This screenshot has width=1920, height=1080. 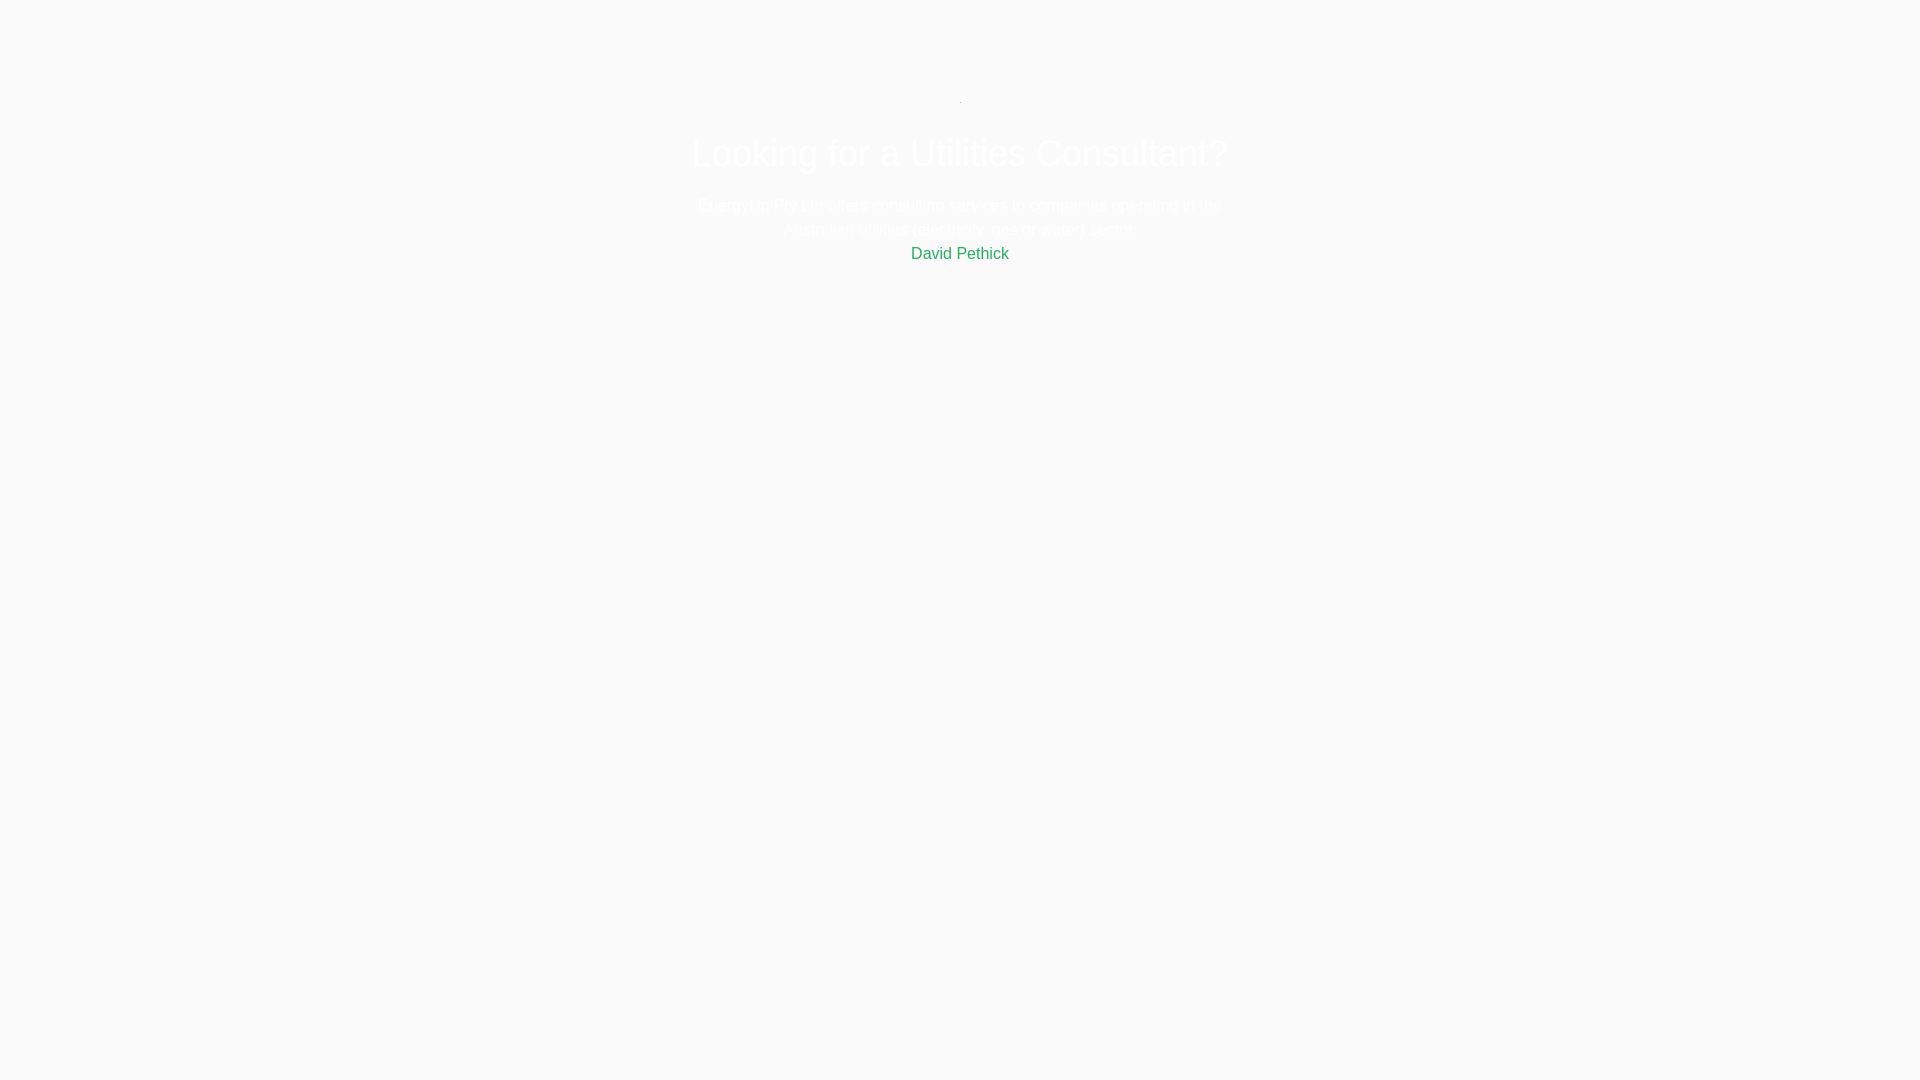 What do you see at coordinates (960, 252) in the screenshot?
I see `'David Pethick'` at bounding box center [960, 252].